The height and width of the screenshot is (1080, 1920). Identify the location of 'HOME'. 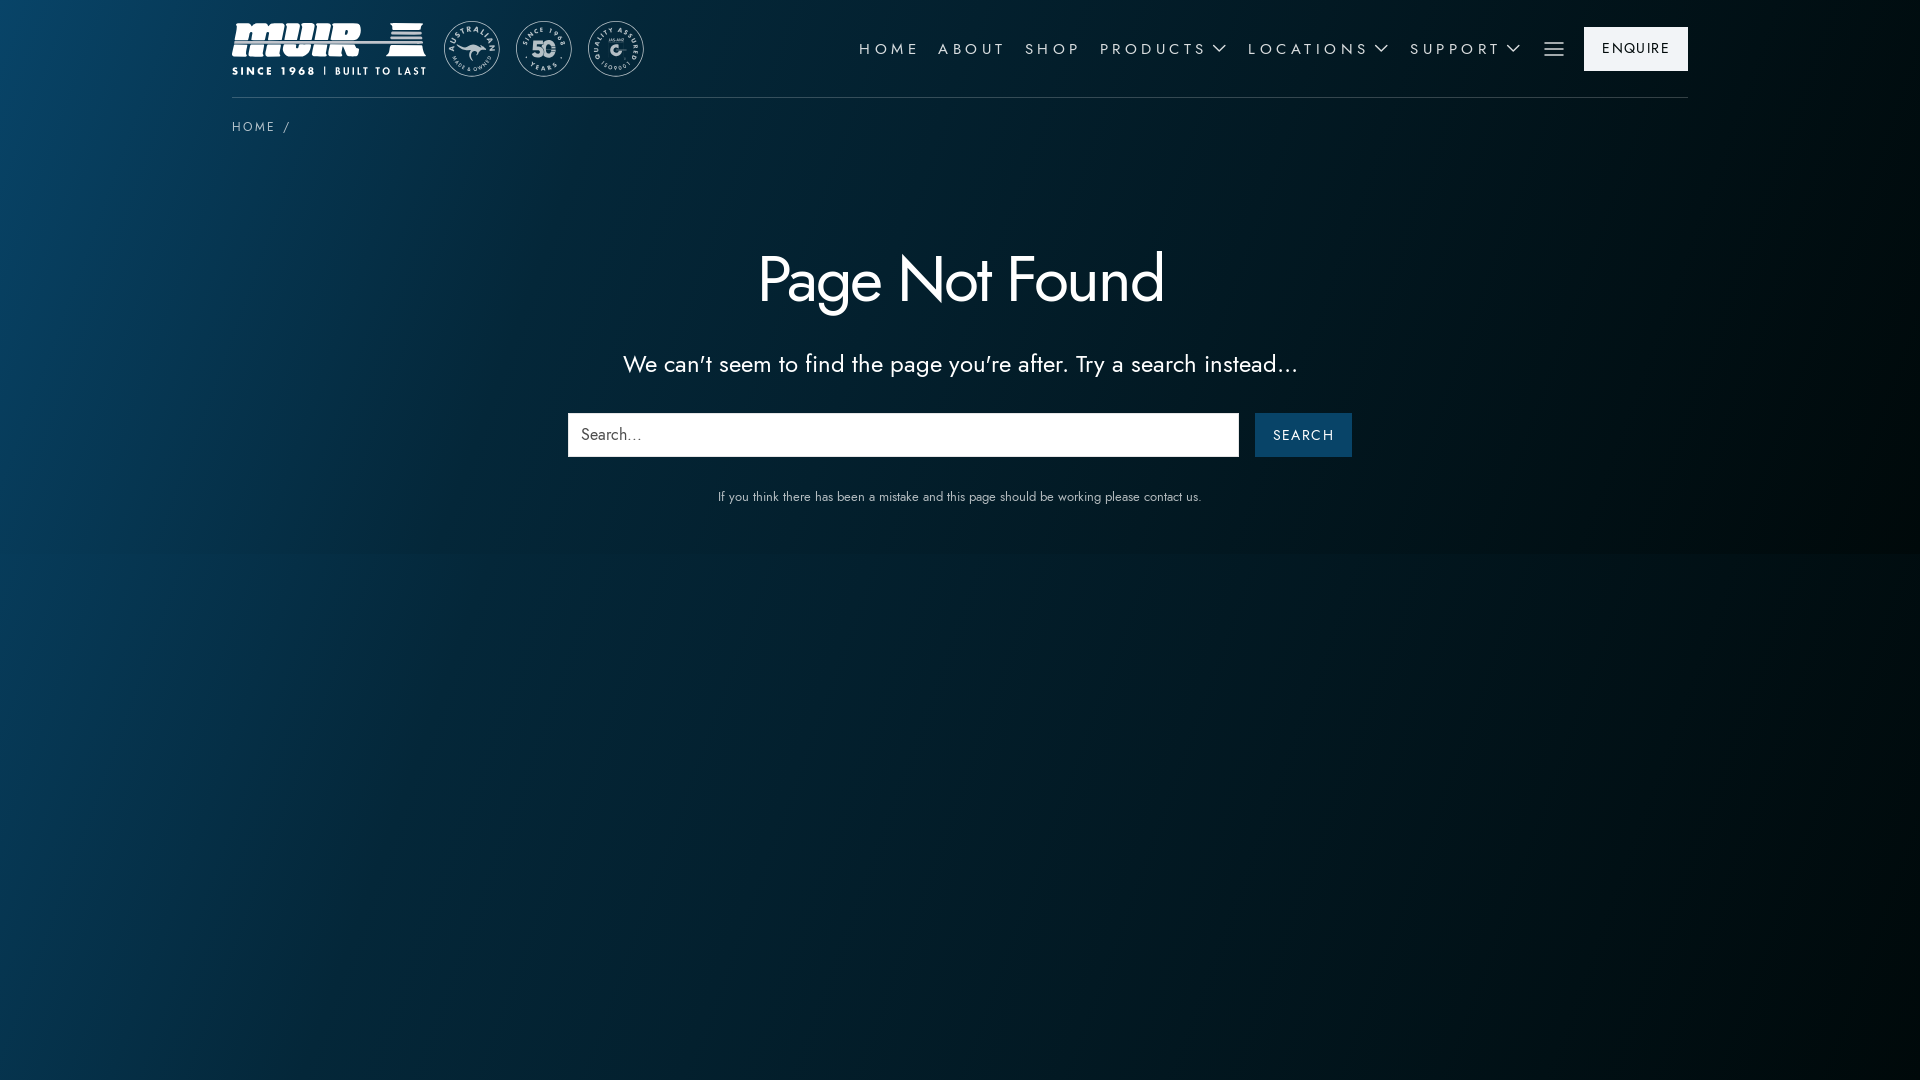
(888, 48).